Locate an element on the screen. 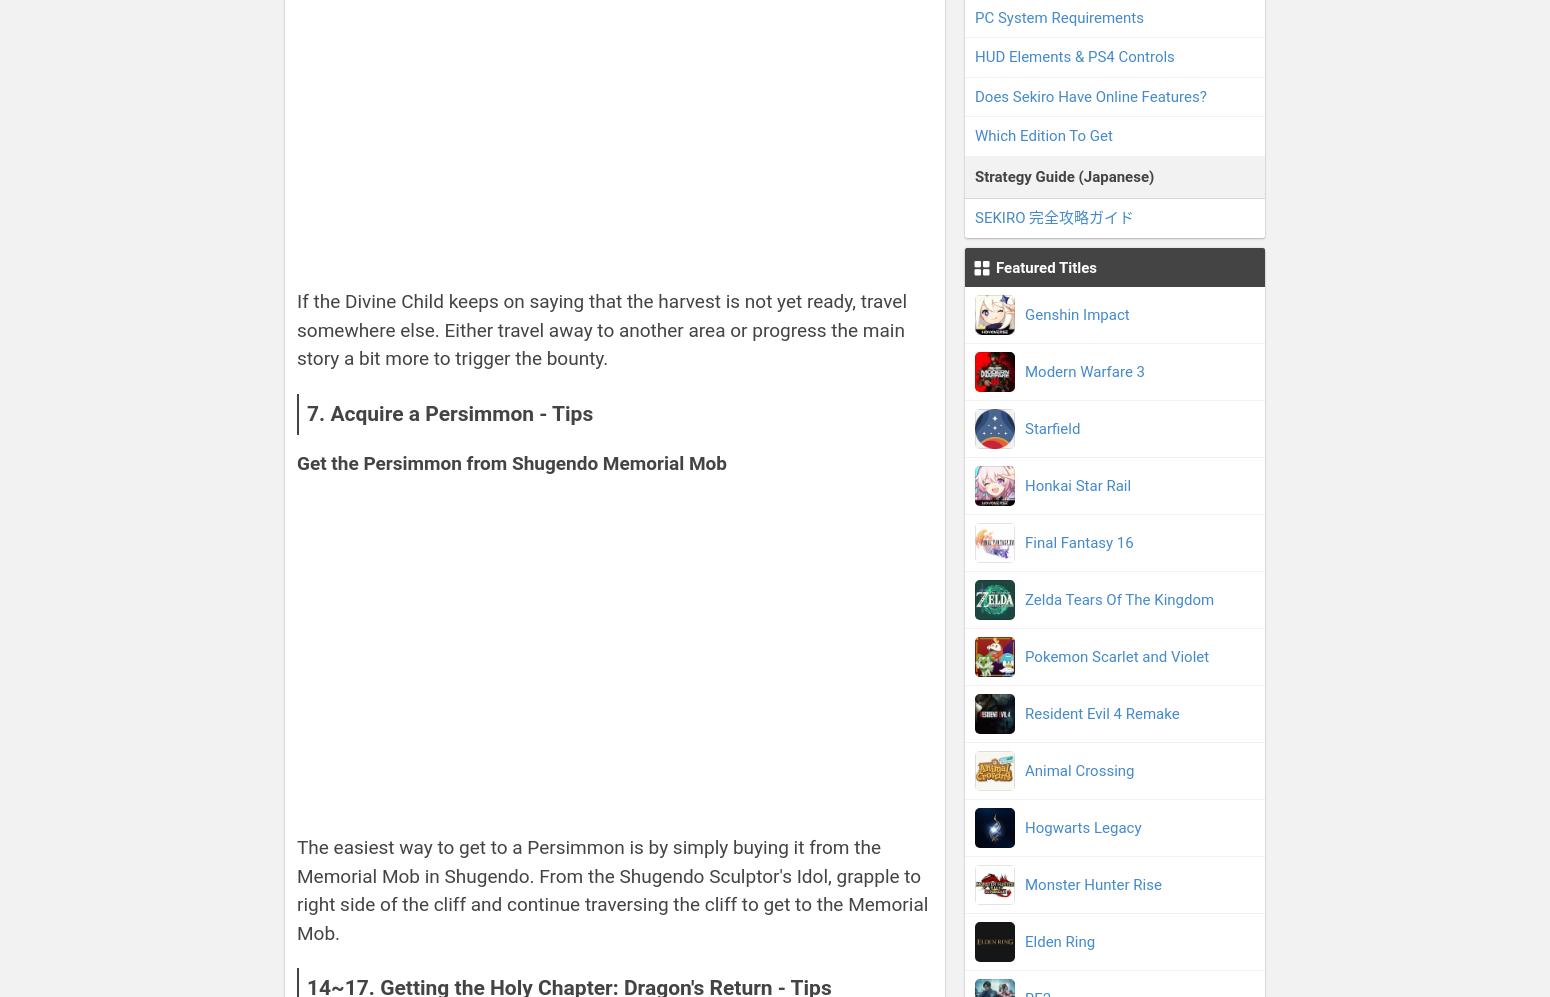 The image size is (1550, 997). 'Modern Warfare 3' is located at coordinates (1085, 370).